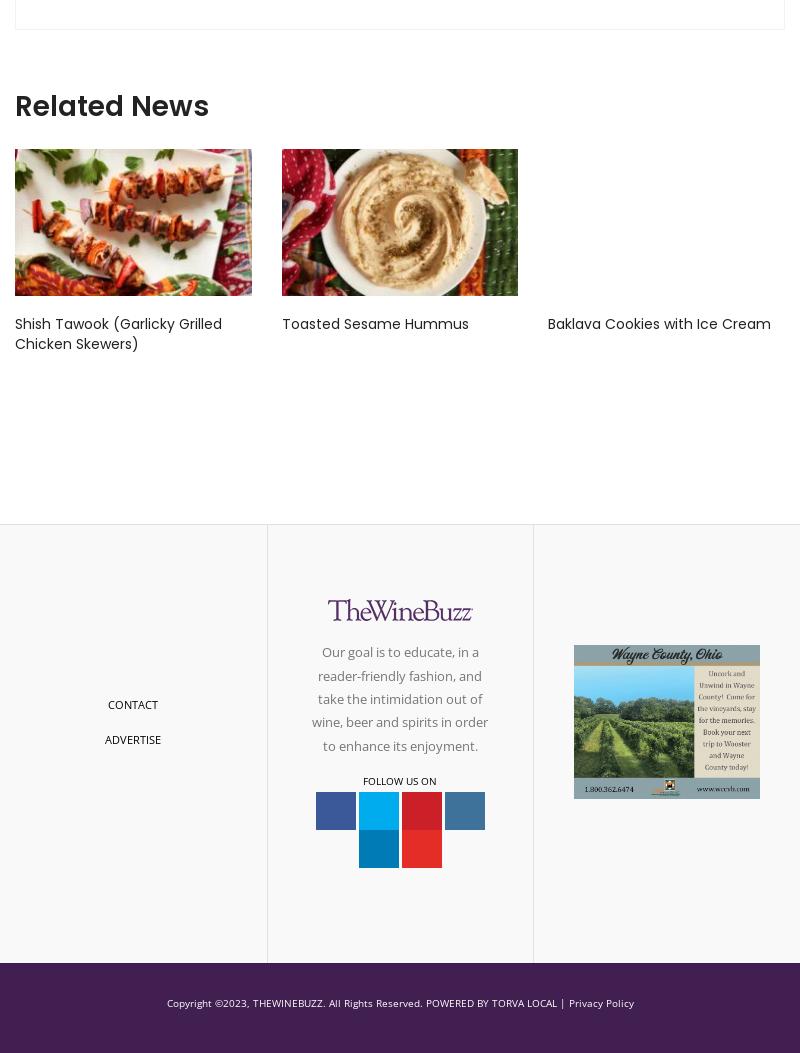  What do you see at coordinates (373, 324) in the screenshot?
I see `'Toasted Sesame Hummus'` at bounding box center [373, 324].